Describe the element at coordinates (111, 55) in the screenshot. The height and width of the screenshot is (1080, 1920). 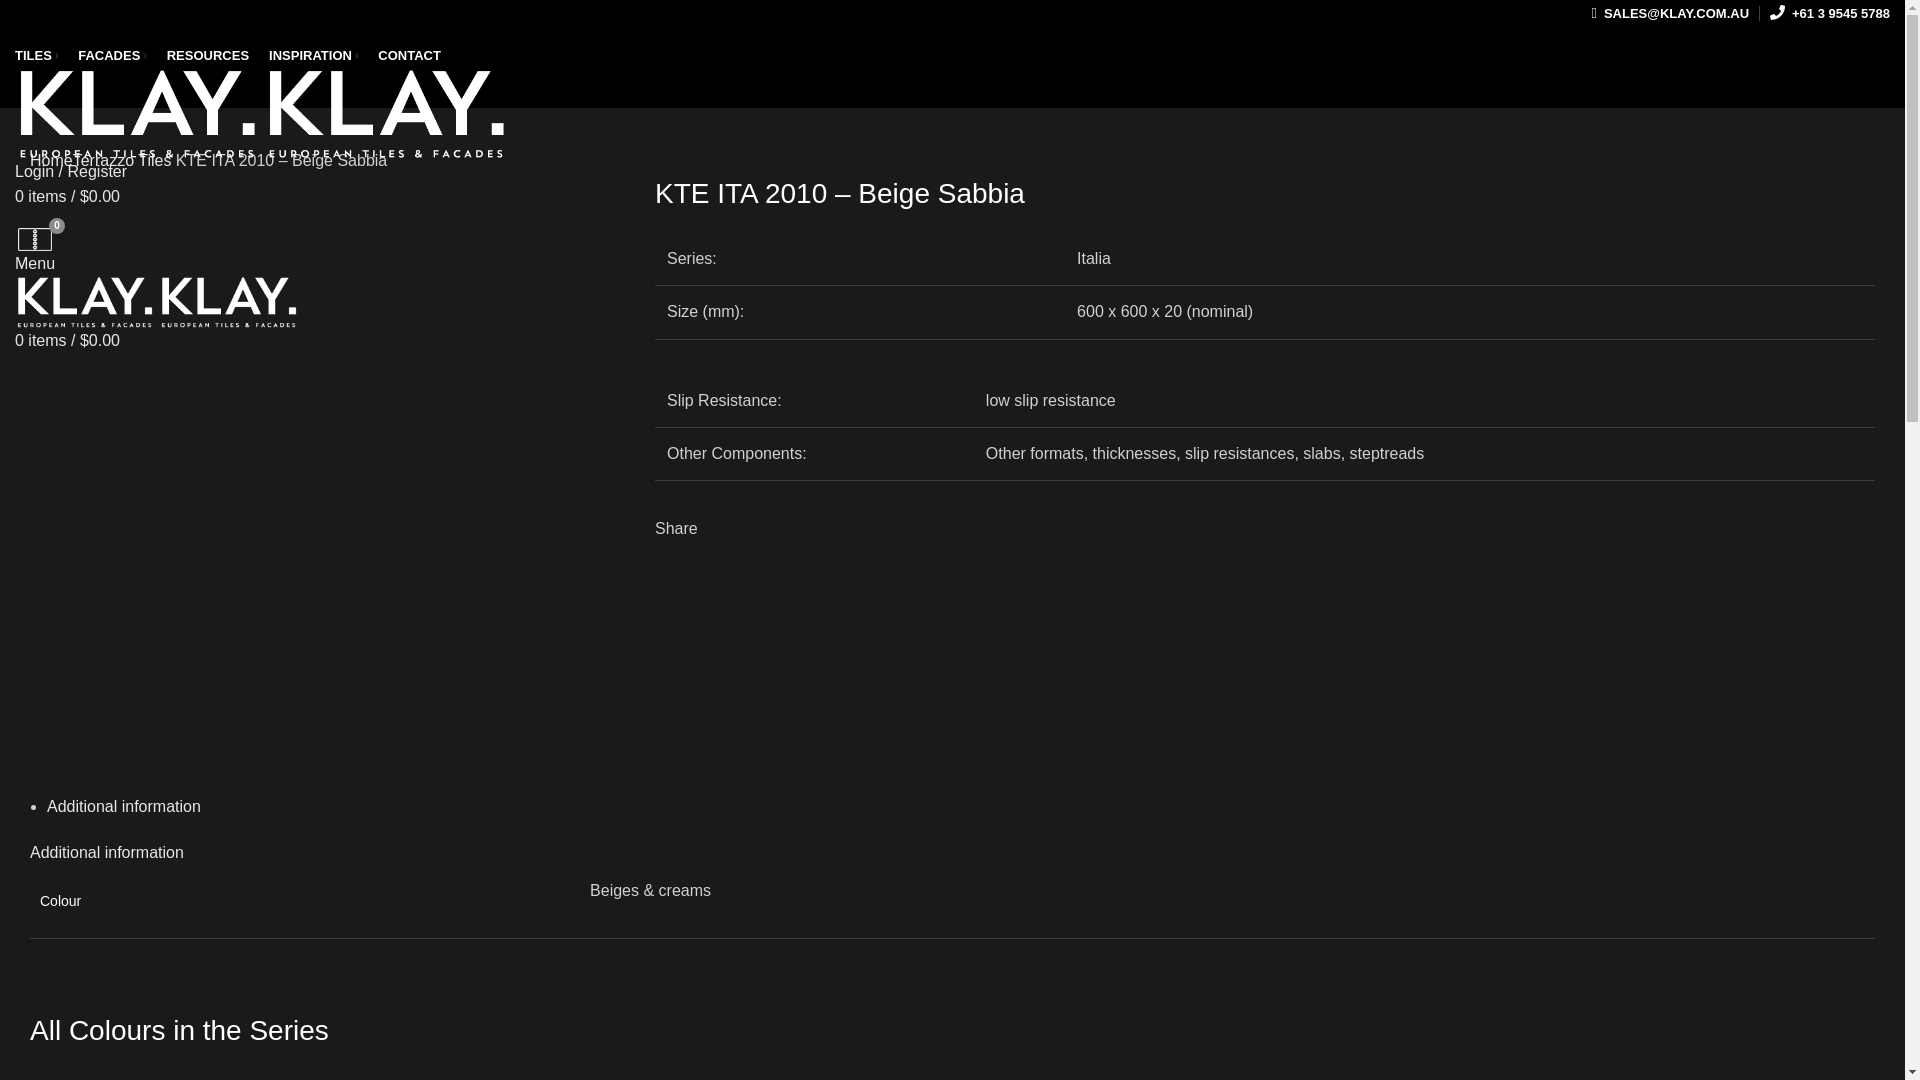
I see `'FACADES'` at that location.